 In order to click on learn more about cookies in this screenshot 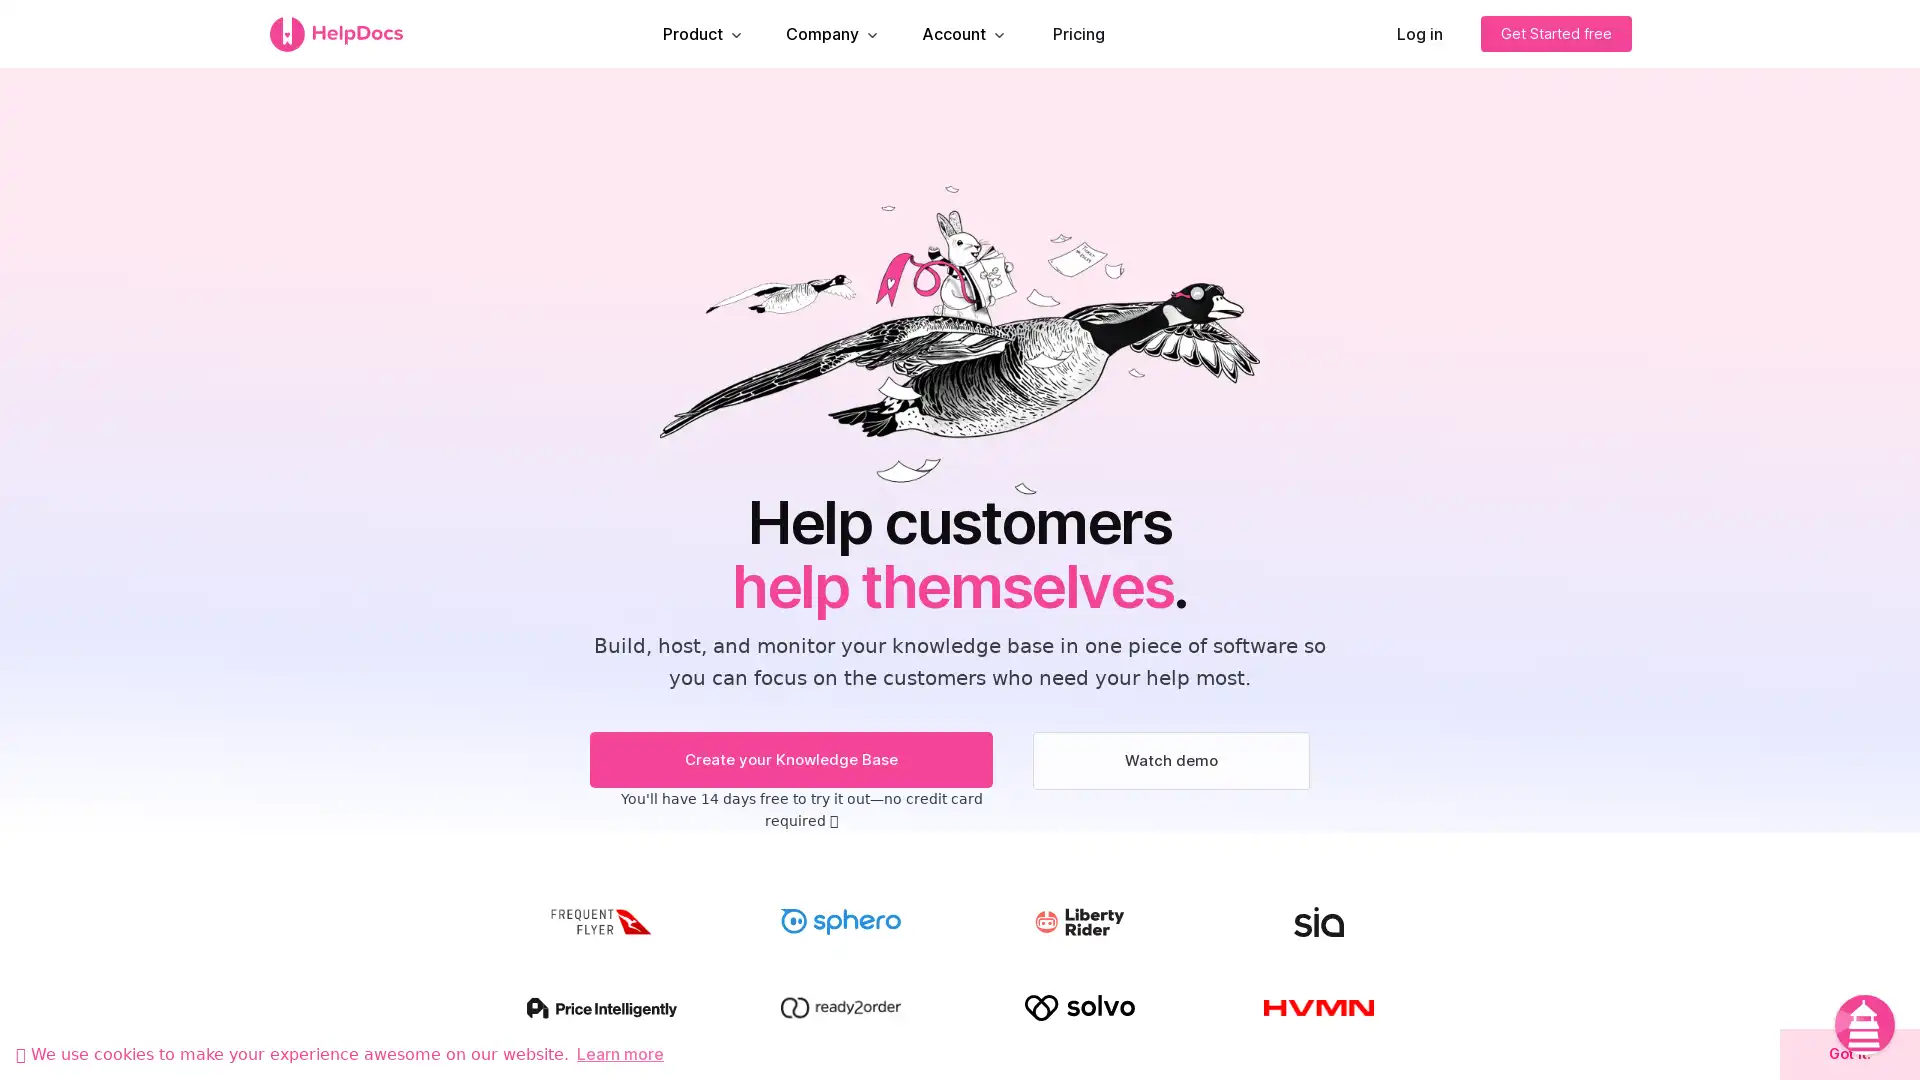, I will do `click(619, 1052)`.